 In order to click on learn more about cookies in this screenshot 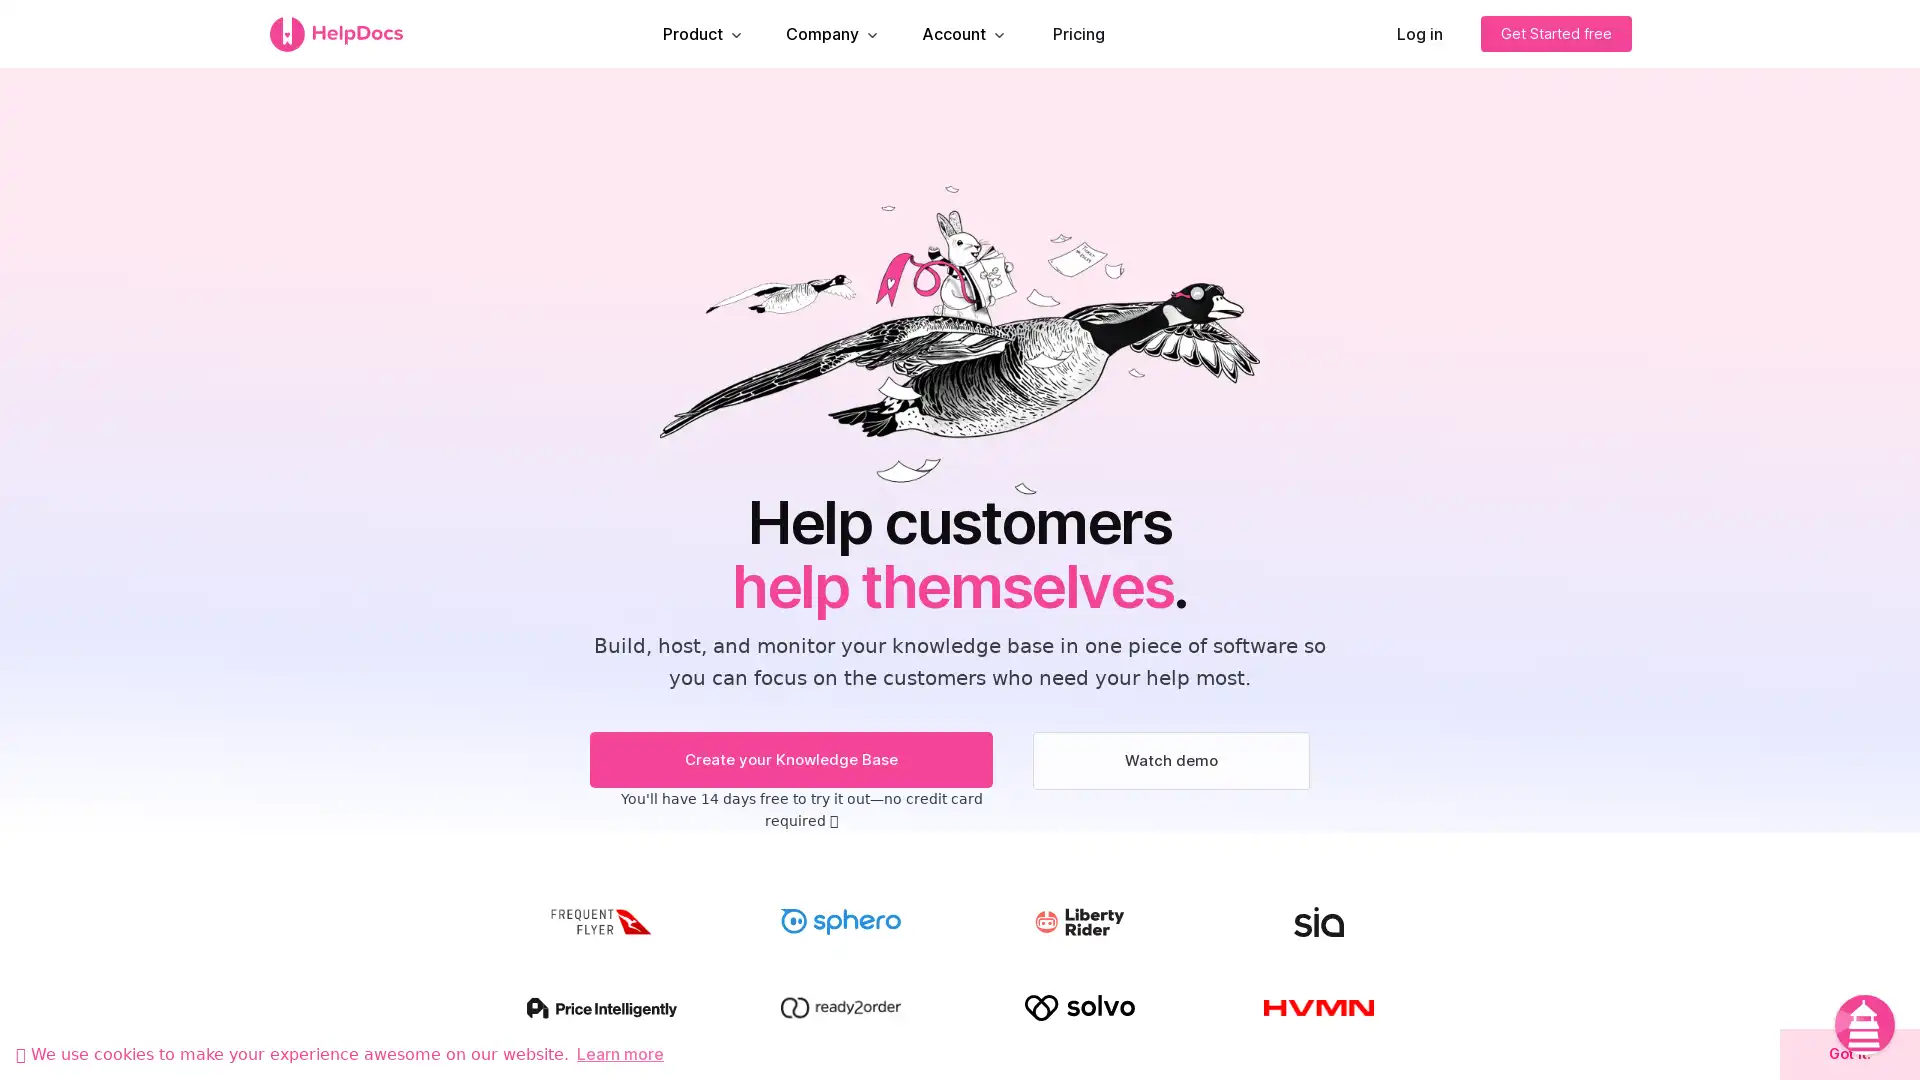, I will do `click(619, 1052)`.